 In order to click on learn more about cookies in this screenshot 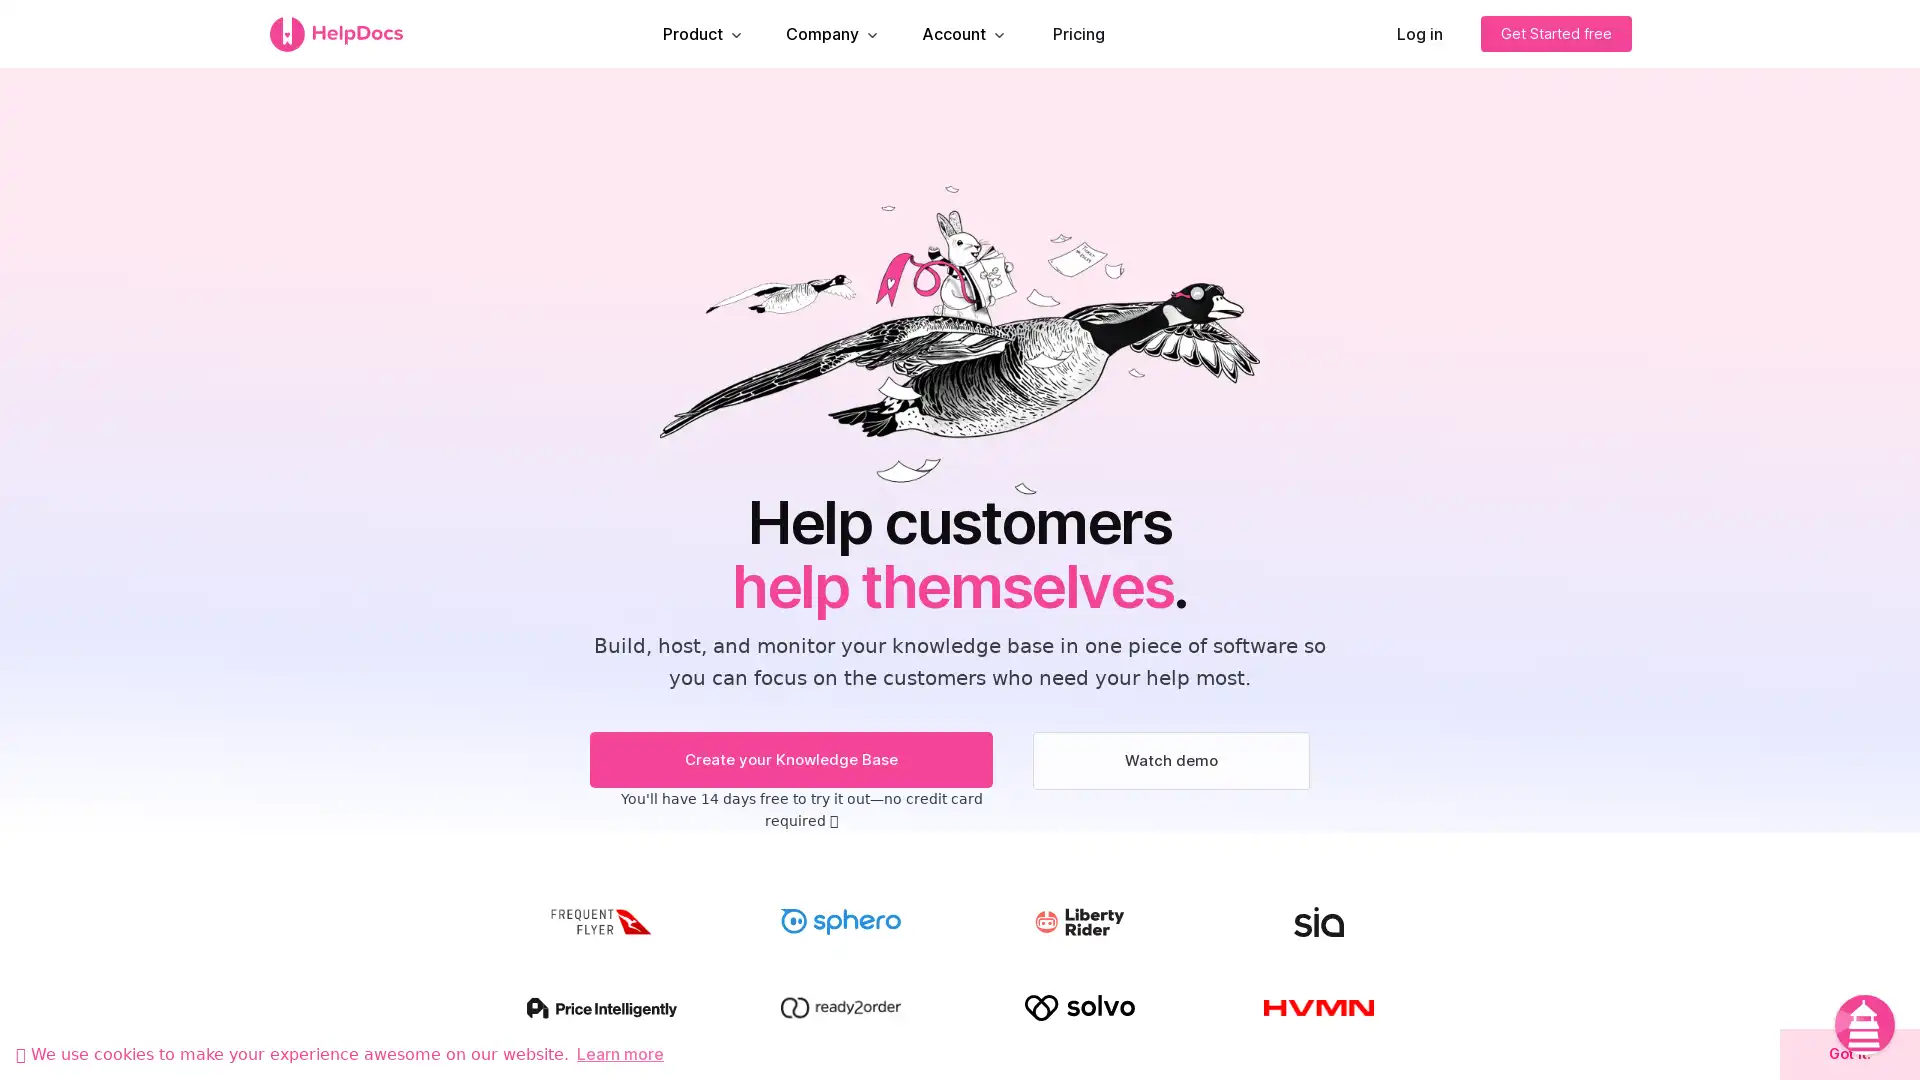, I will do `click(619, 1052)`.